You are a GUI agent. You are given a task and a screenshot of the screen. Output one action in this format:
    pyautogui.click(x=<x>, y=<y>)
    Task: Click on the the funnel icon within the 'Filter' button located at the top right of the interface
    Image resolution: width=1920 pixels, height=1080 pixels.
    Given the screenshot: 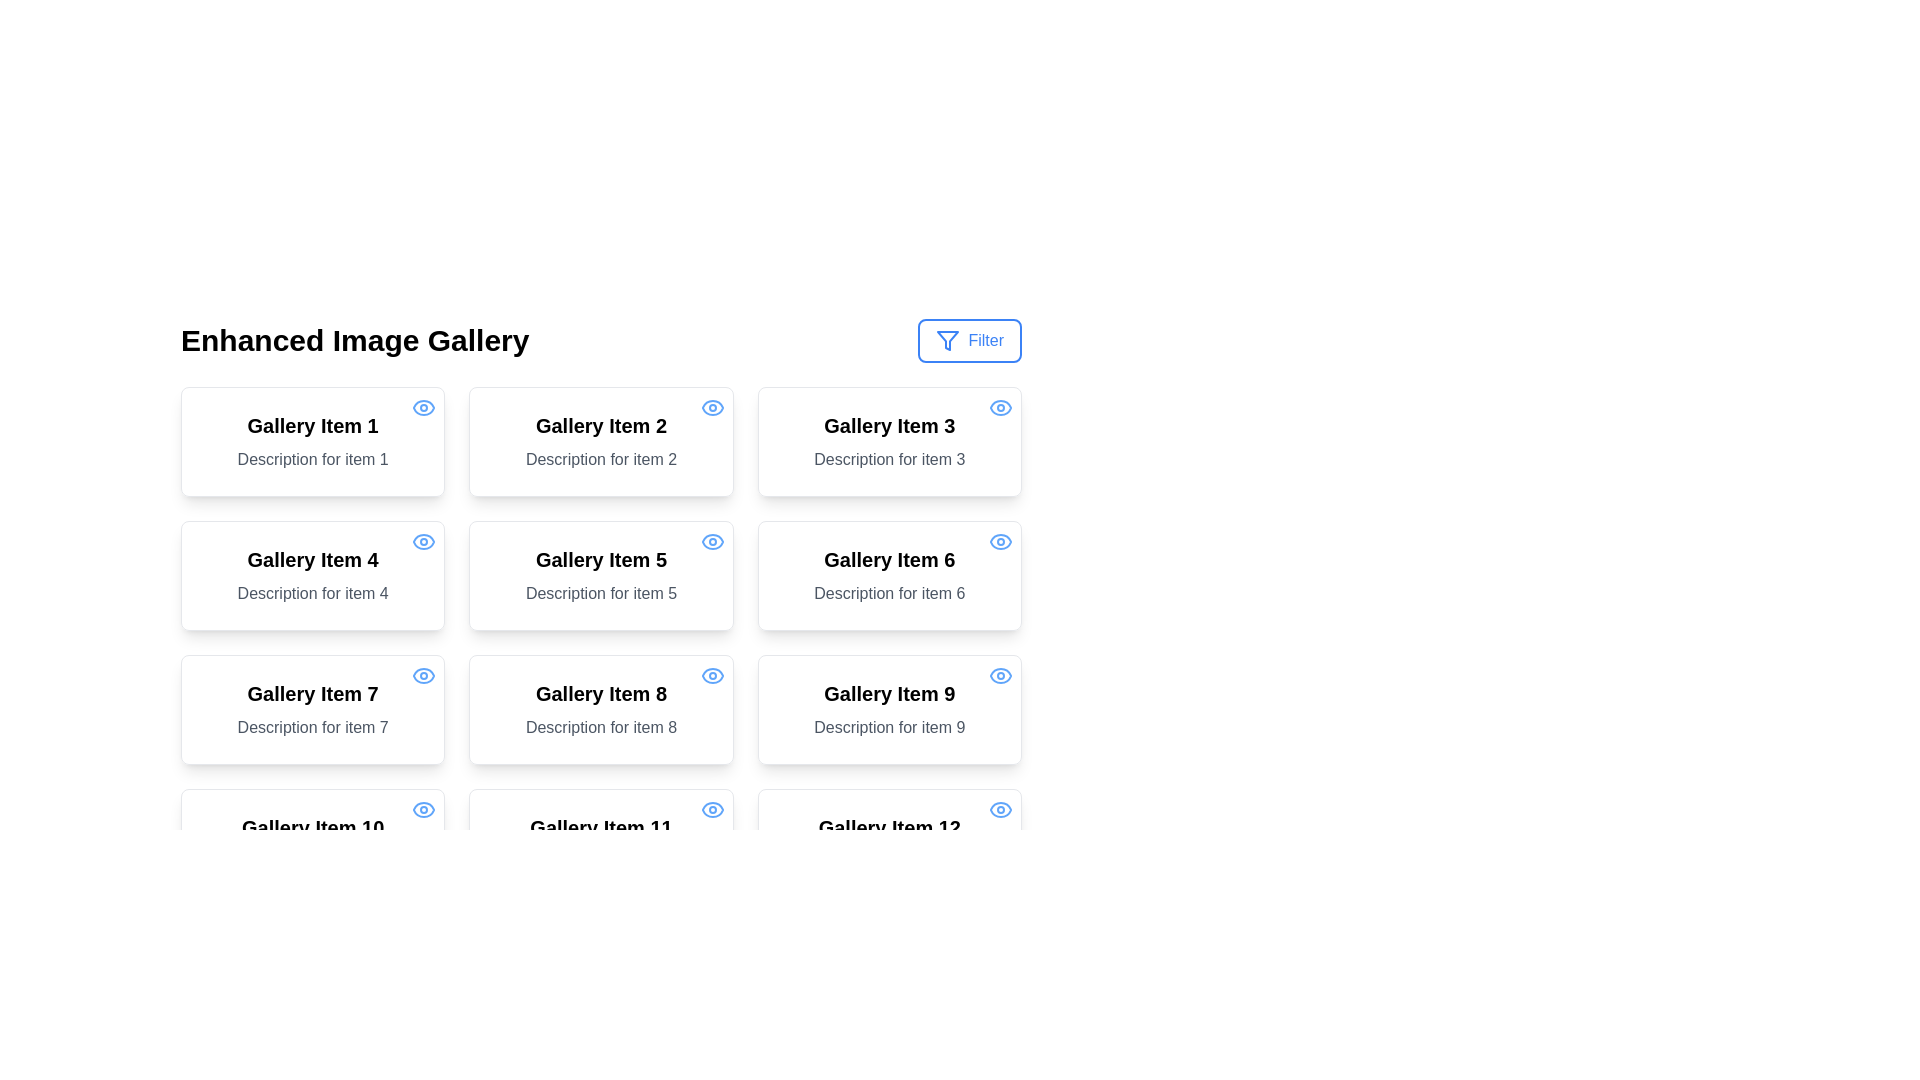 What is the action you would take?
    pyautogui.click(x=947, y=339)
    